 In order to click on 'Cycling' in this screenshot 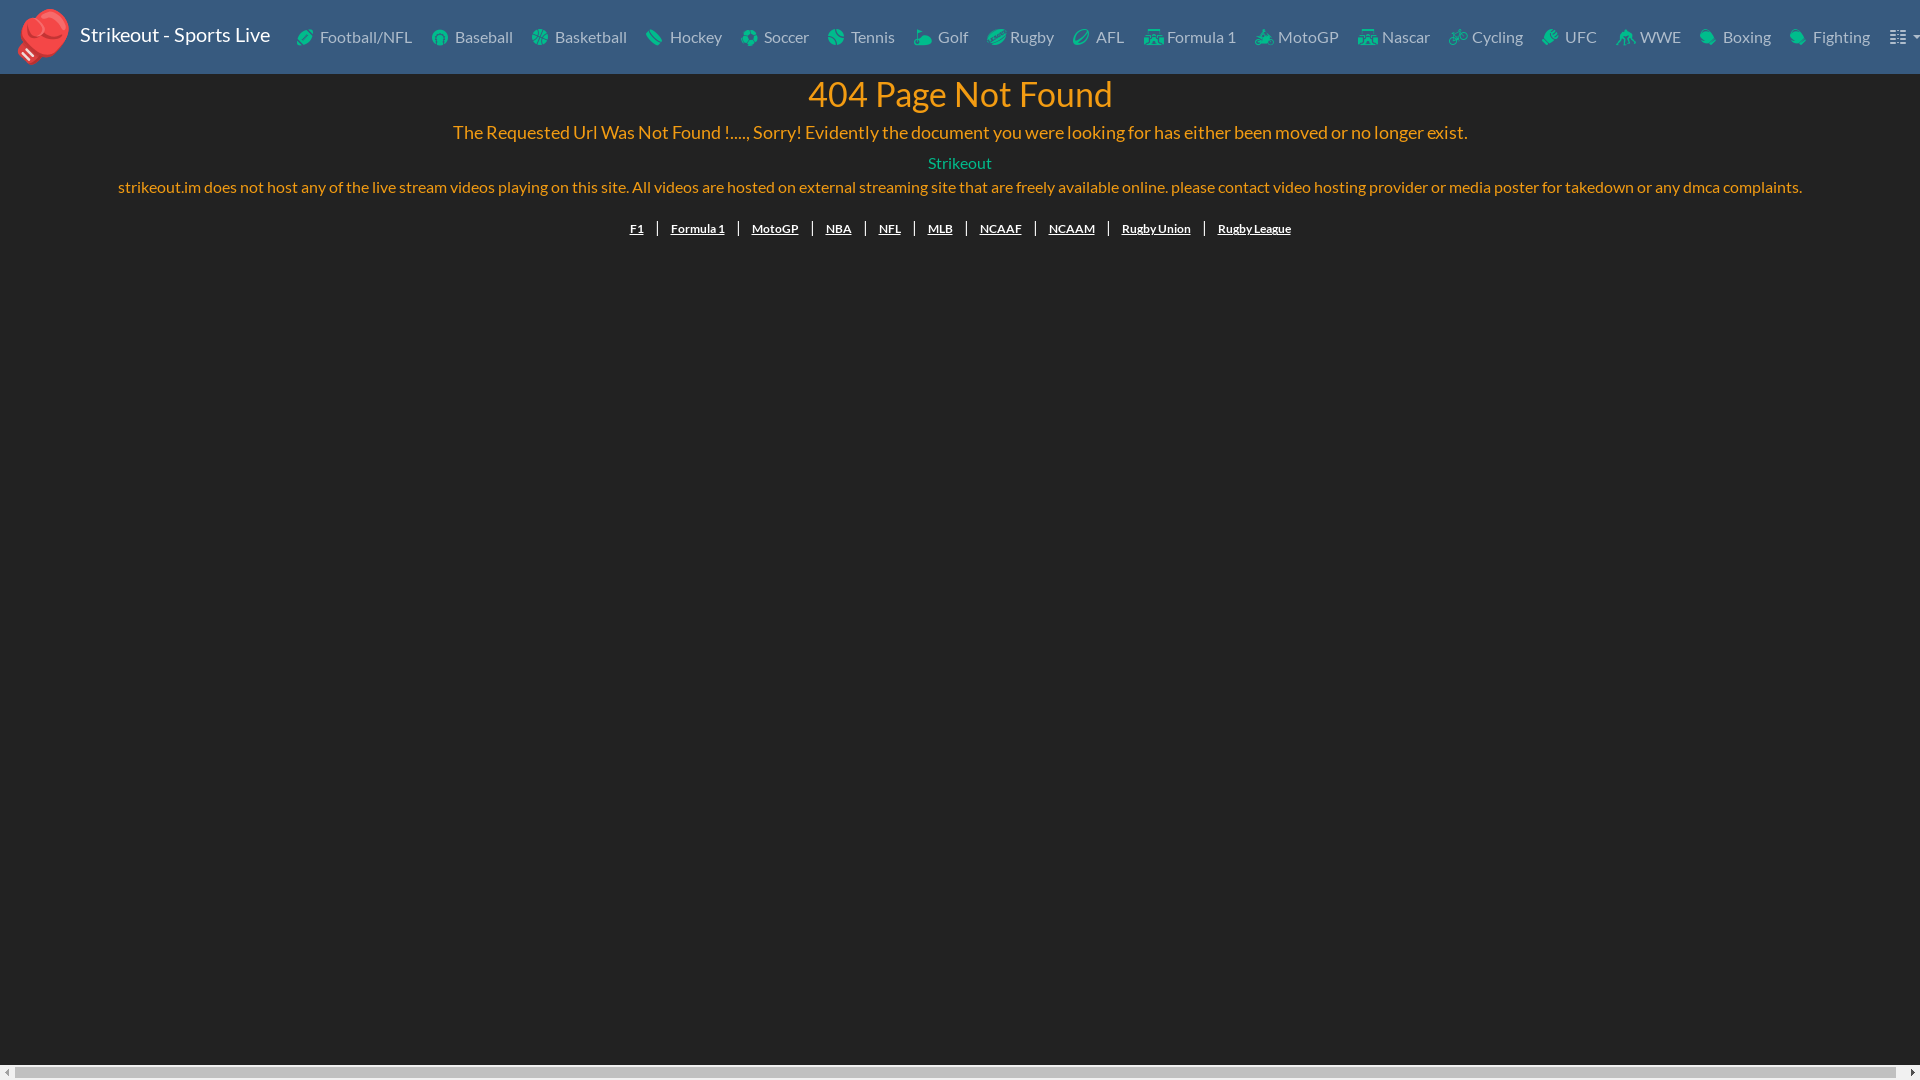, I will do `click(1484, 37)`.